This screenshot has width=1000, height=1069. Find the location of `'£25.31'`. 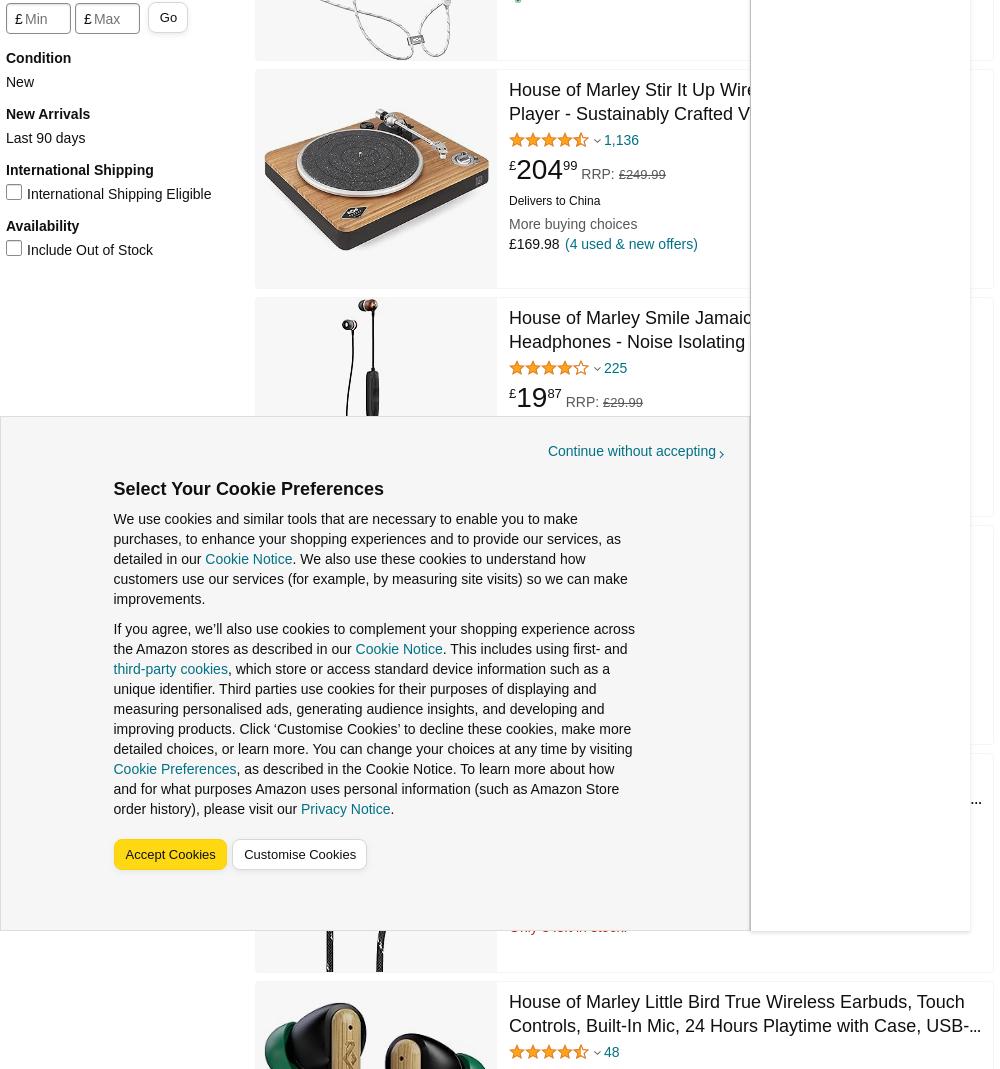

'£25.31' is located at coordinates (551, 853).